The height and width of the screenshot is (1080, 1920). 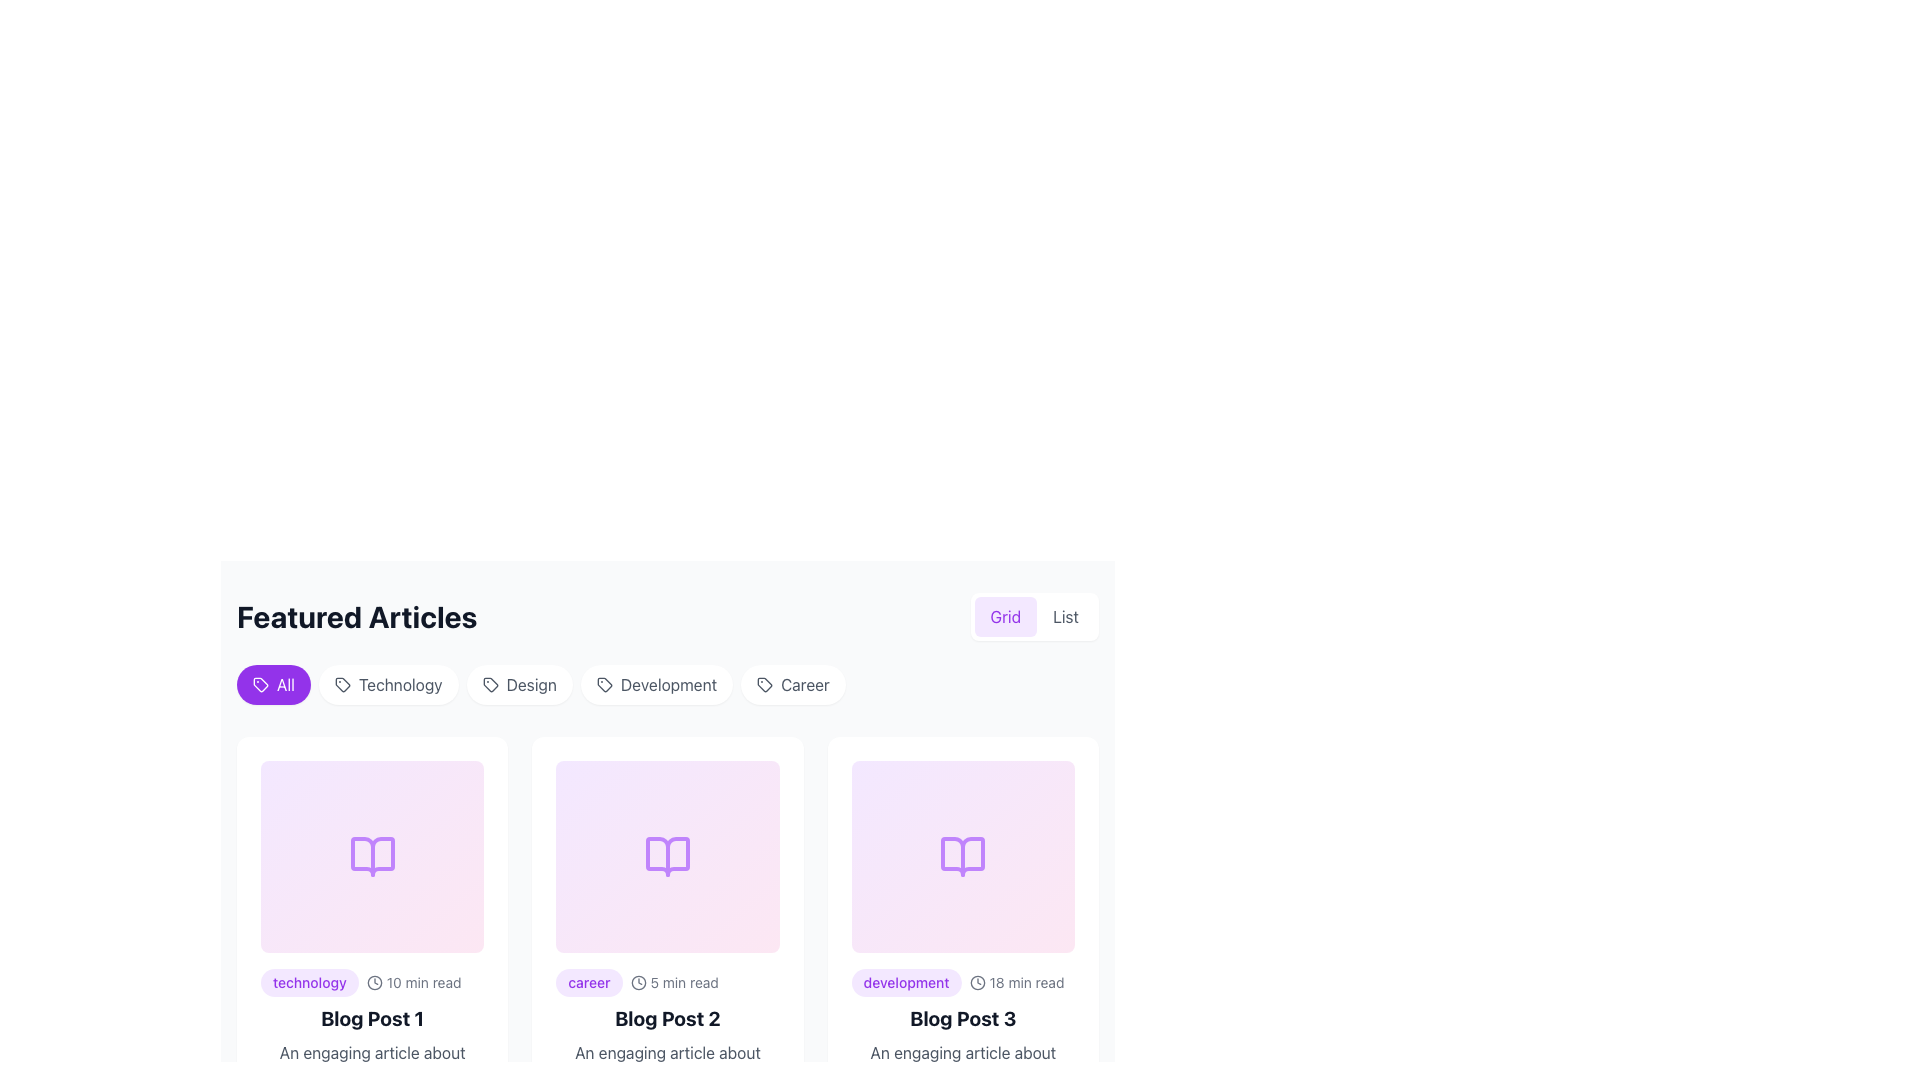 What do you see at coordinates (388, 684) in the screenshot?
I see `the category filter button that filters content` at bounding box center [388, 684].